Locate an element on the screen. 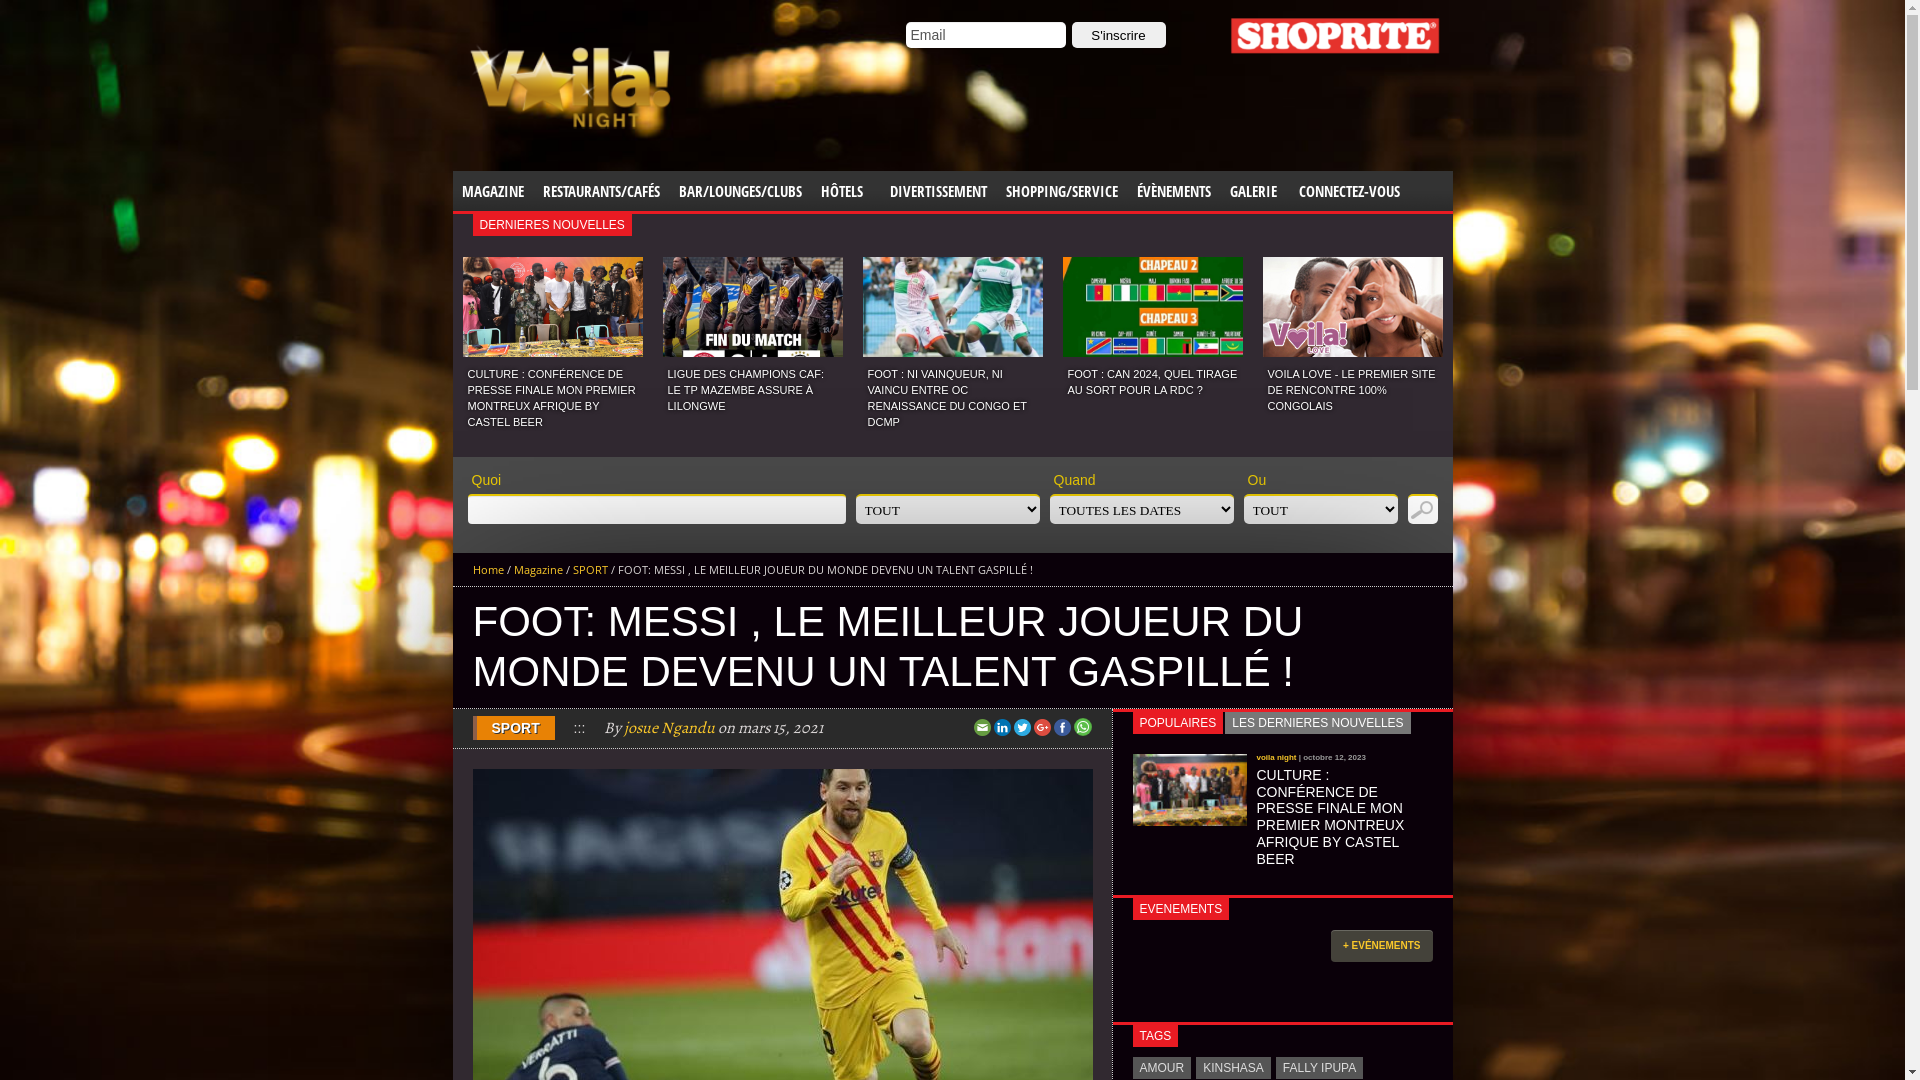 This screenshot has height=1080, width=1920. 'DIVERTISSEMENT' is located at coordinates (936, 190).